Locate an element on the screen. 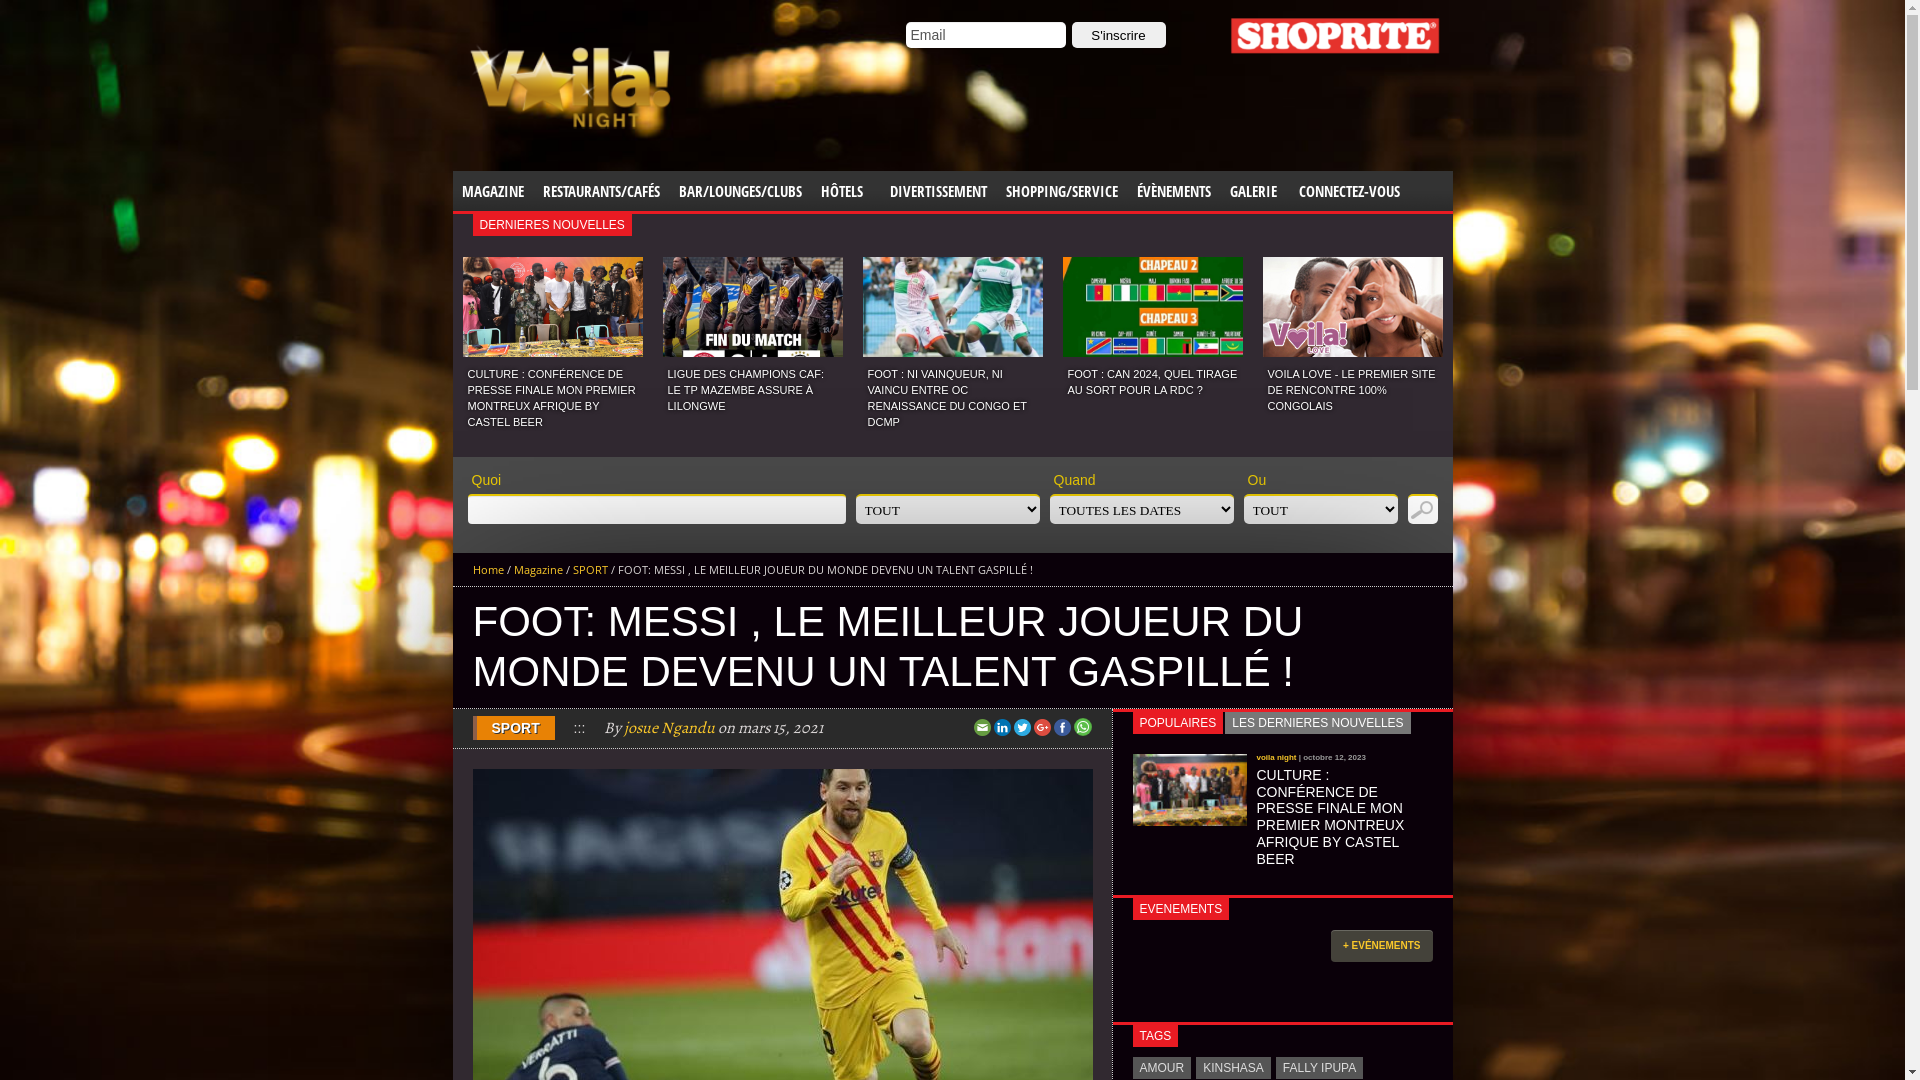 This screenshot has height=1080, width=1920. 'DIVERTISSEMENT' is located at coordinates (936, 190).